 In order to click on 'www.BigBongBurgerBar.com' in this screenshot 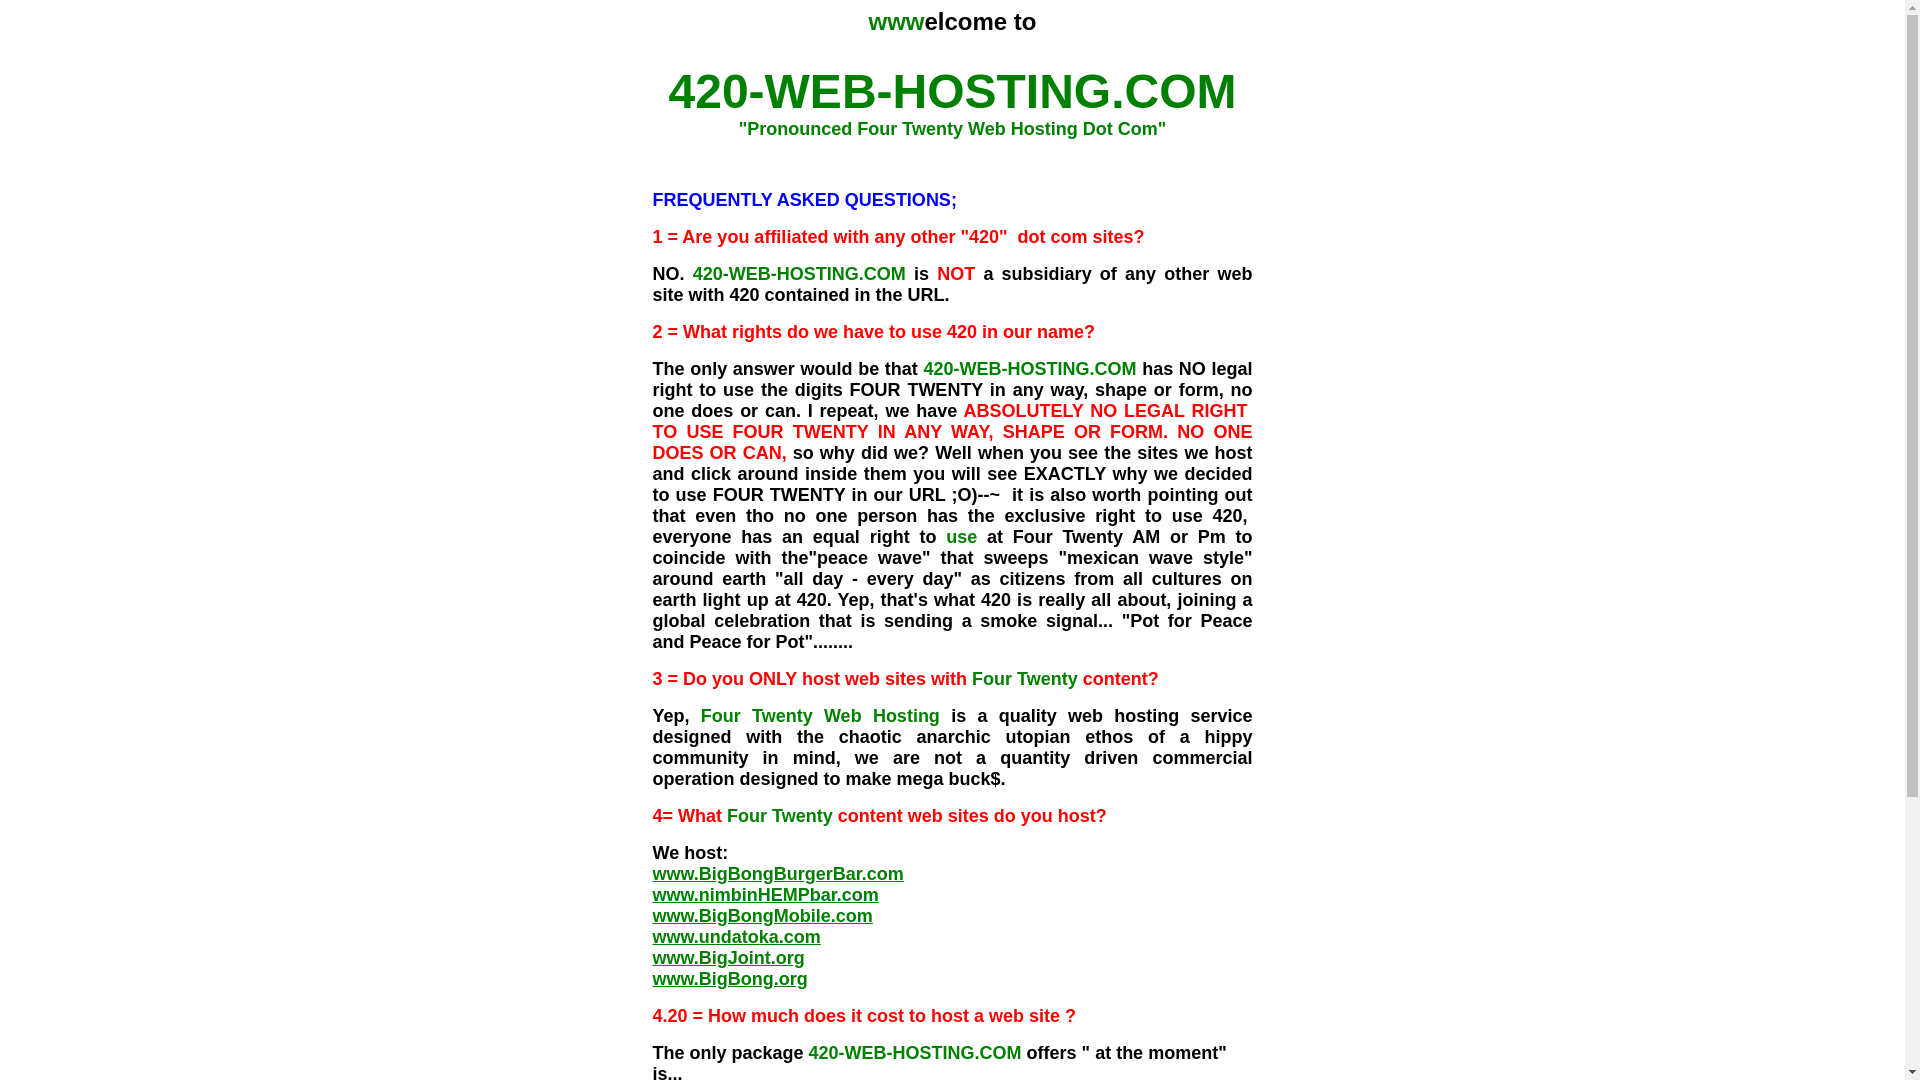, I will do `click(776, 873)`.